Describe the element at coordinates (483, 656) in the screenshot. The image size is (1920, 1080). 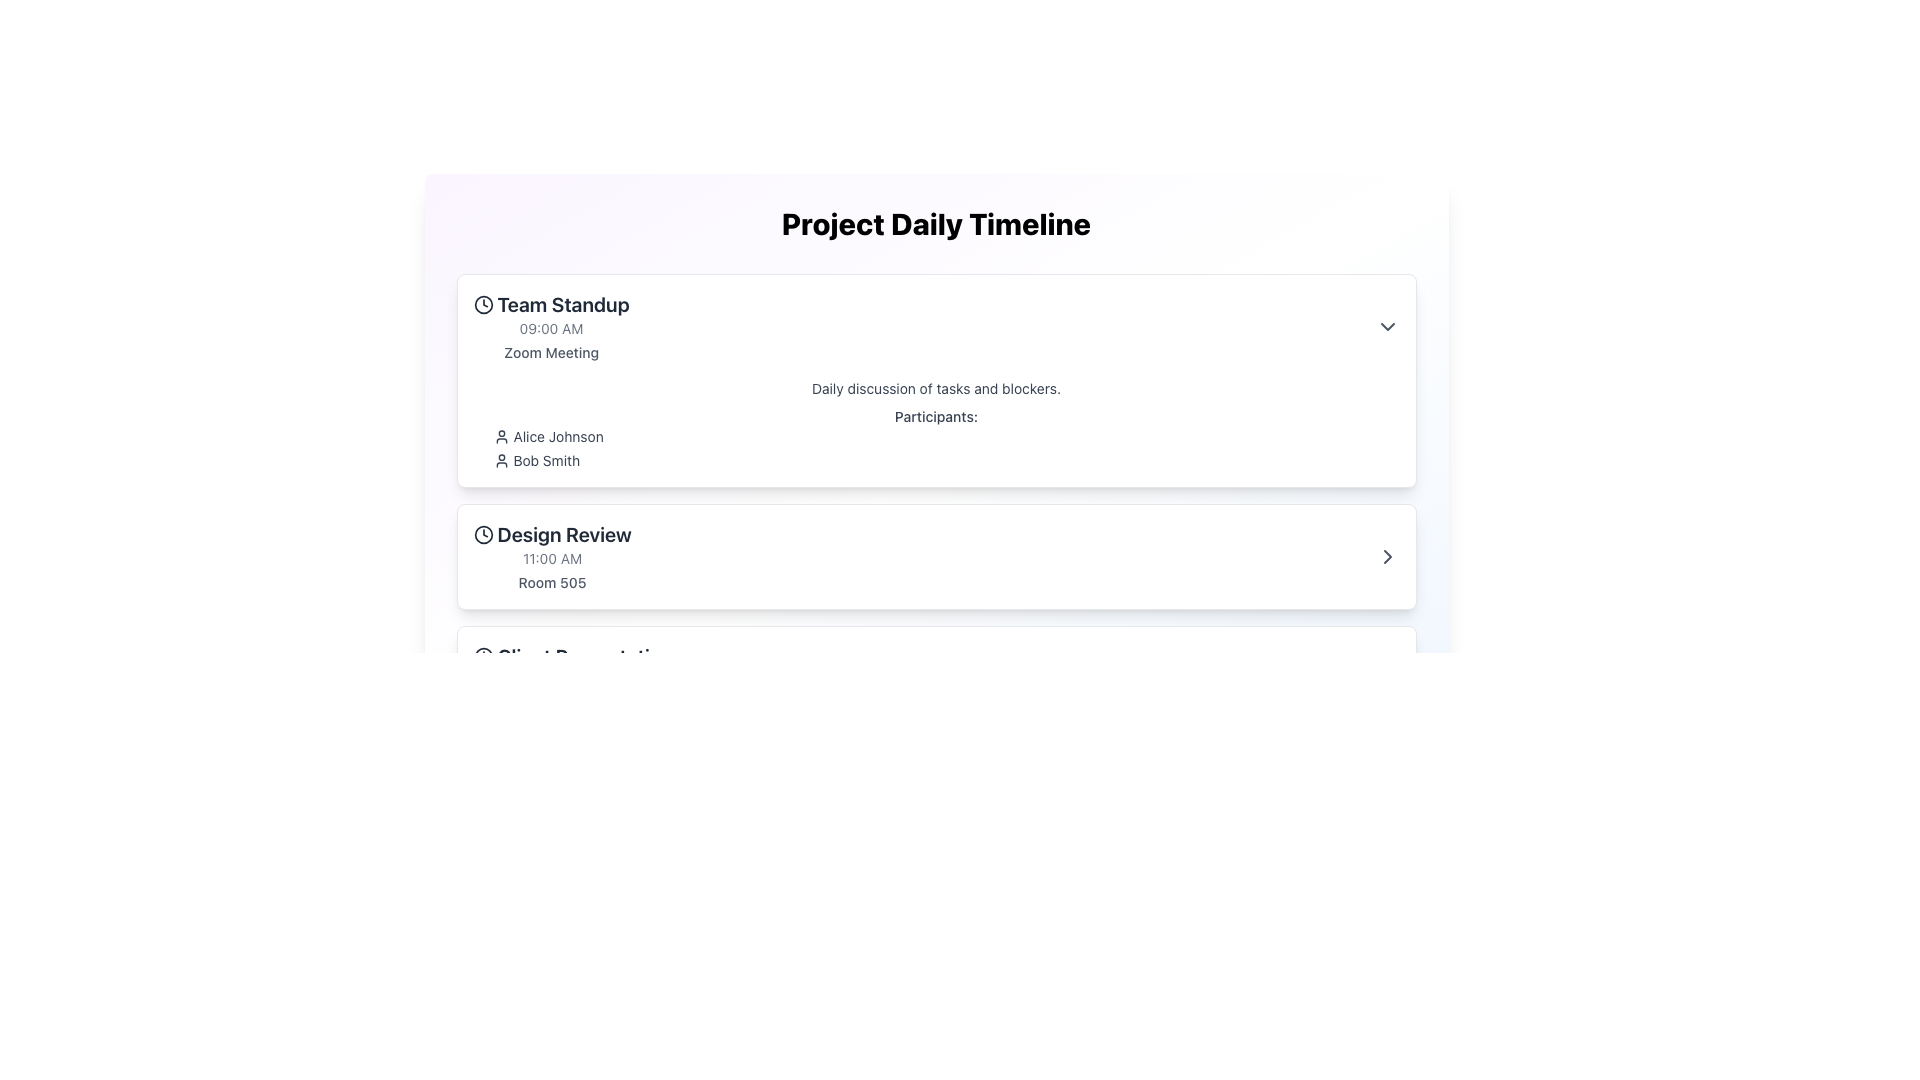
I see `the decorative clock face represented by the circular outline within the SVG format, which is located near the top left corner of the 'Team Standup' card` at that location.